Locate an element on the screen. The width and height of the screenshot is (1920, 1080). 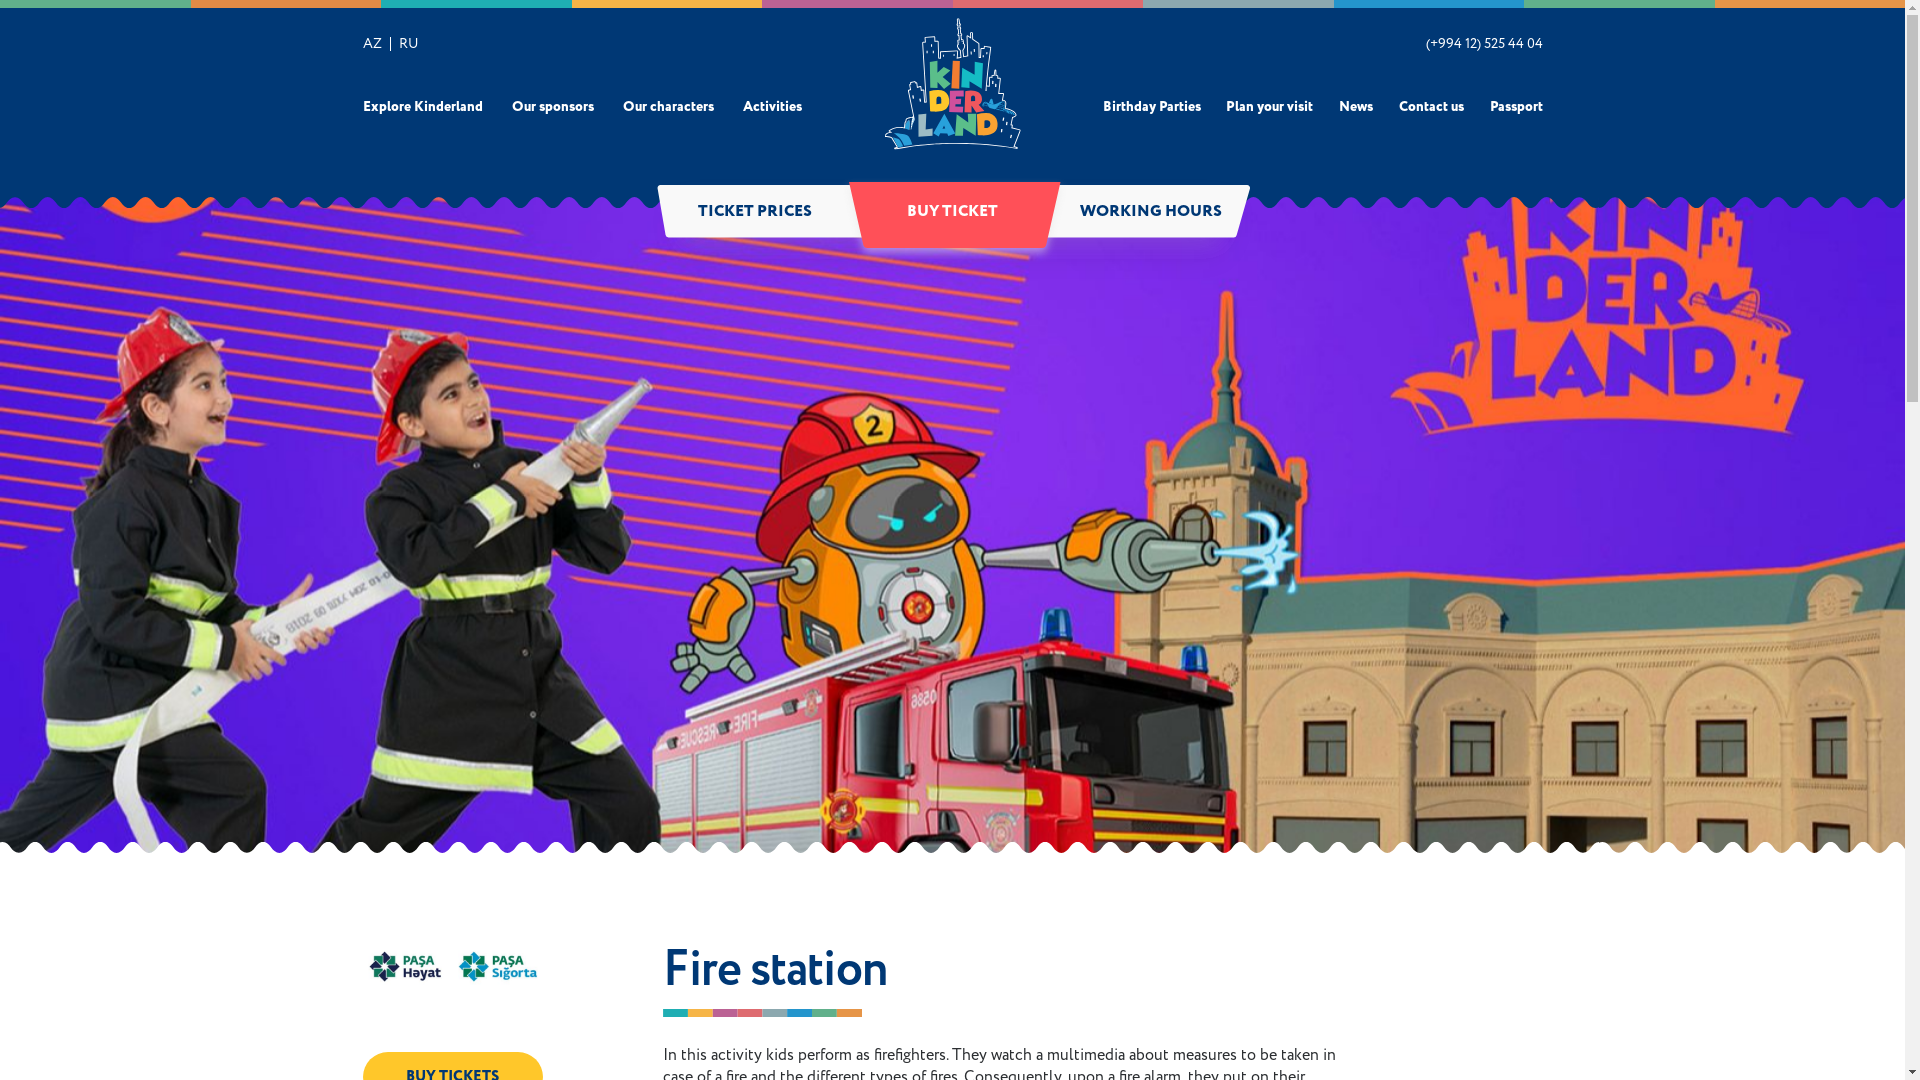
'Our sponsors' is located at coordinates (512, 107).